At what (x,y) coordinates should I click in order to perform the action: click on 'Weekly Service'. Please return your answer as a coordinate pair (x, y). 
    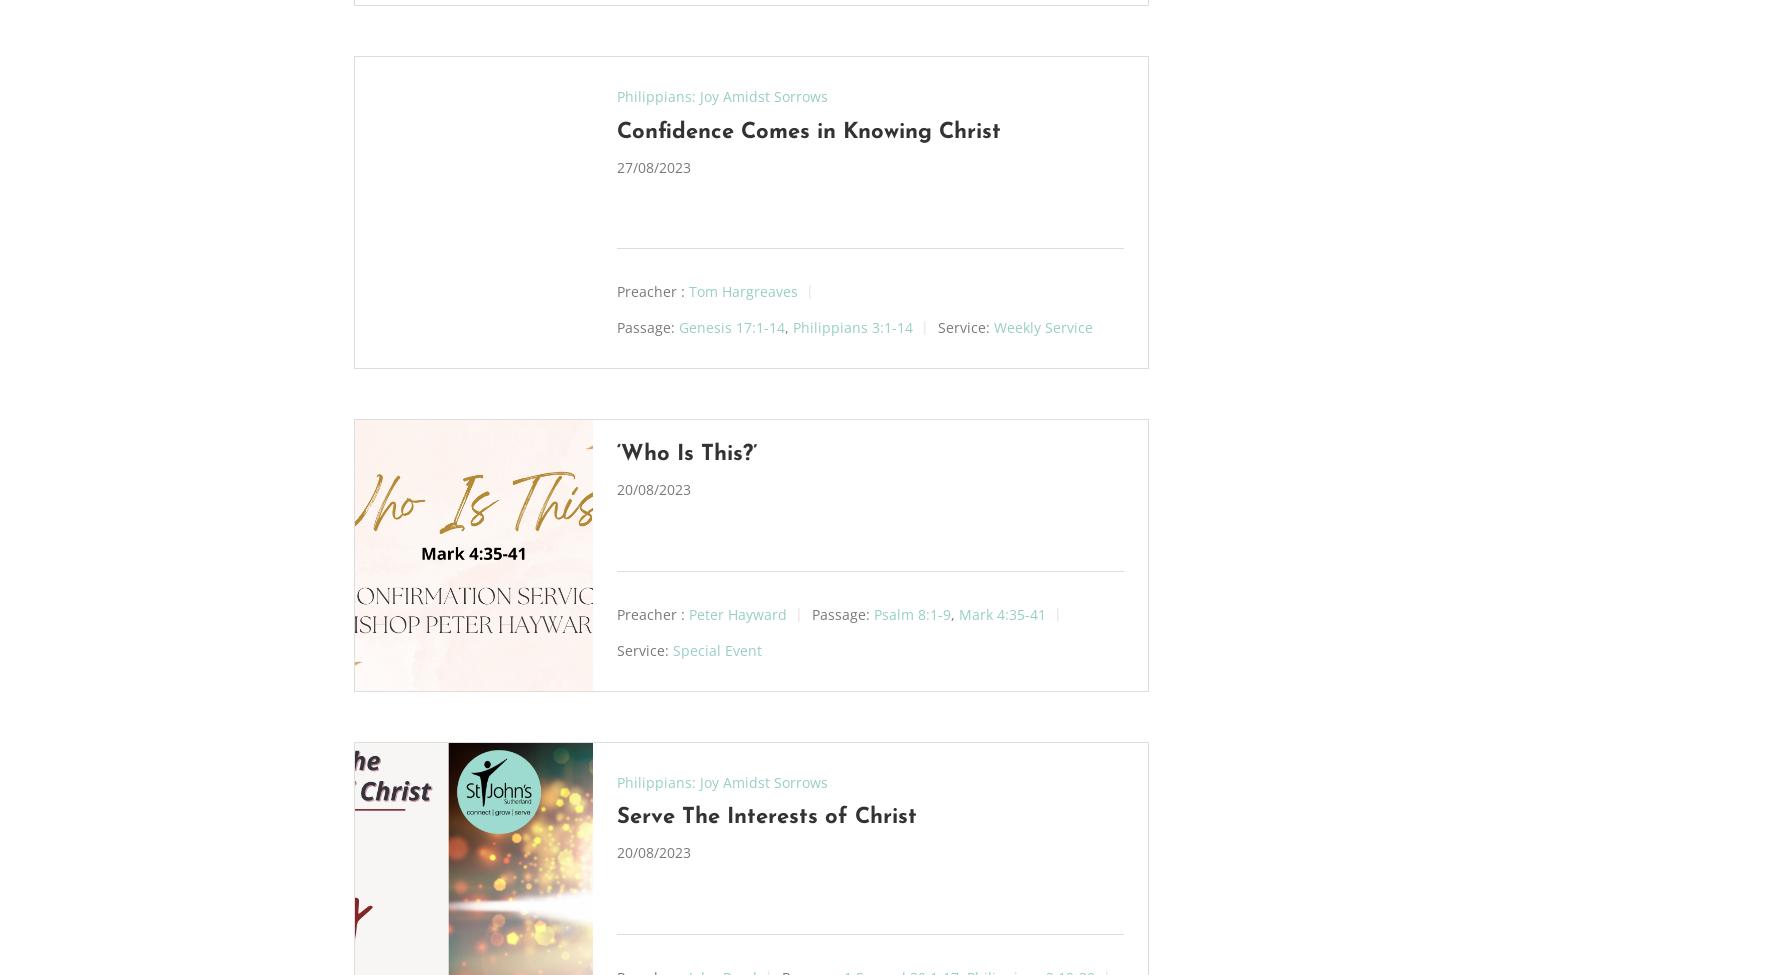
    Looking at the image, I should click on (1042, 325).